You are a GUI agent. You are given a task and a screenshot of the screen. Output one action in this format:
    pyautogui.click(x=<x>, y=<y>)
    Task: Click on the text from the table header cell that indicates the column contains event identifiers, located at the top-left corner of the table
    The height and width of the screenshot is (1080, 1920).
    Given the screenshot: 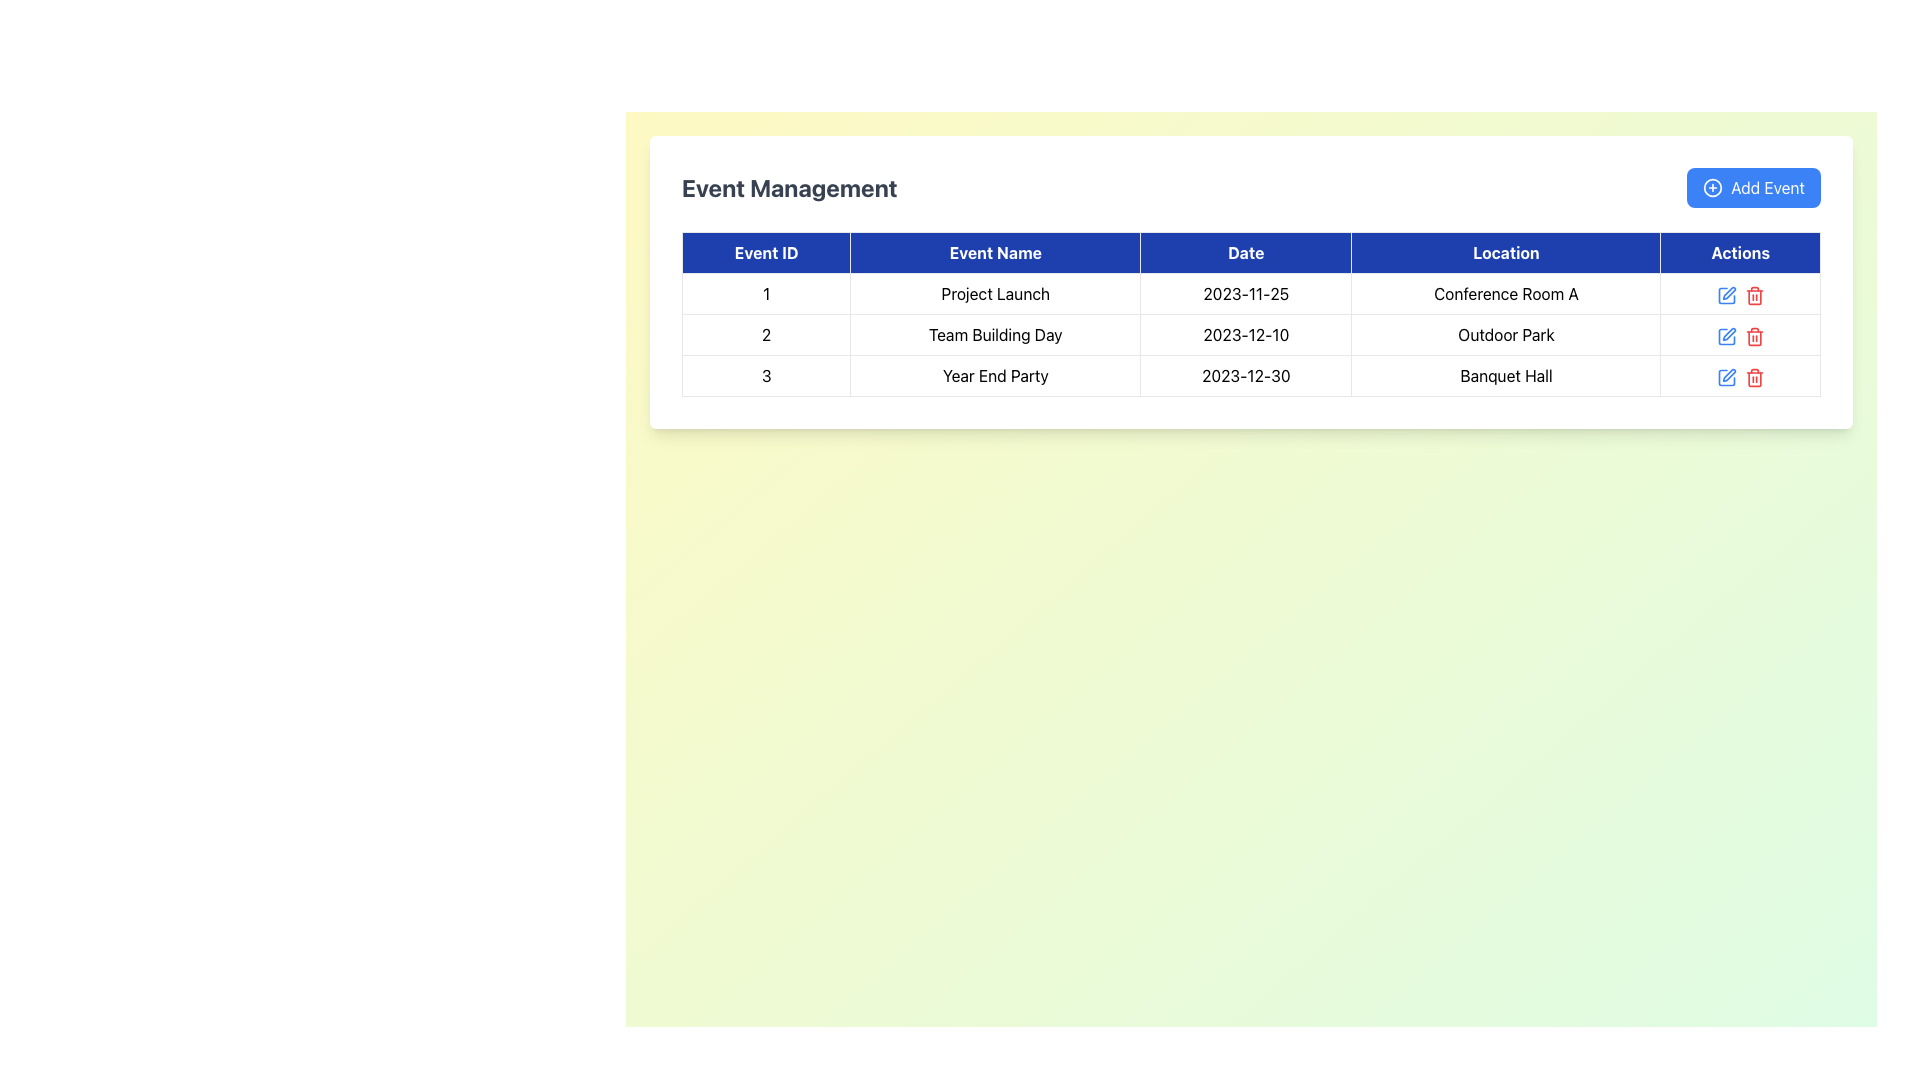 What is the action you would take?
    pyautogui.click(x=765, y=252)
    